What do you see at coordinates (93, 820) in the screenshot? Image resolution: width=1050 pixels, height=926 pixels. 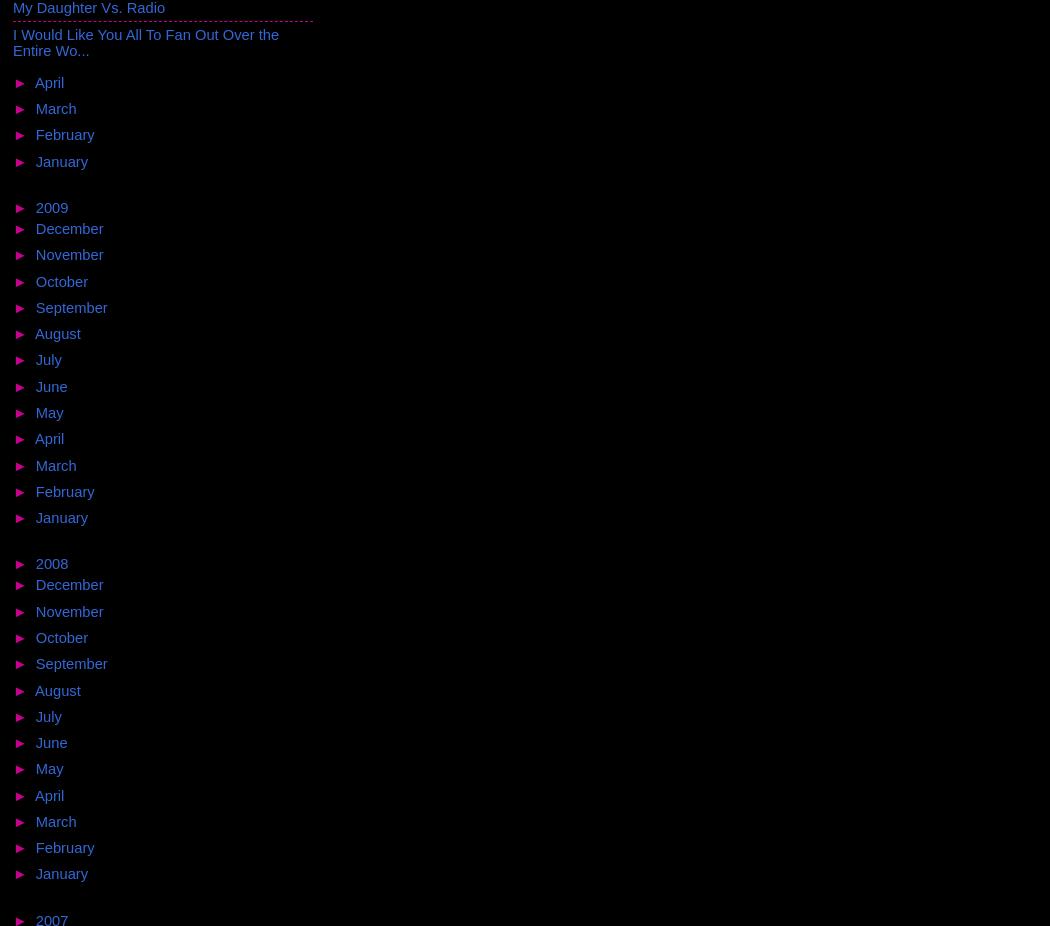 I see `'(36)'` at bounding box center [93, 820].